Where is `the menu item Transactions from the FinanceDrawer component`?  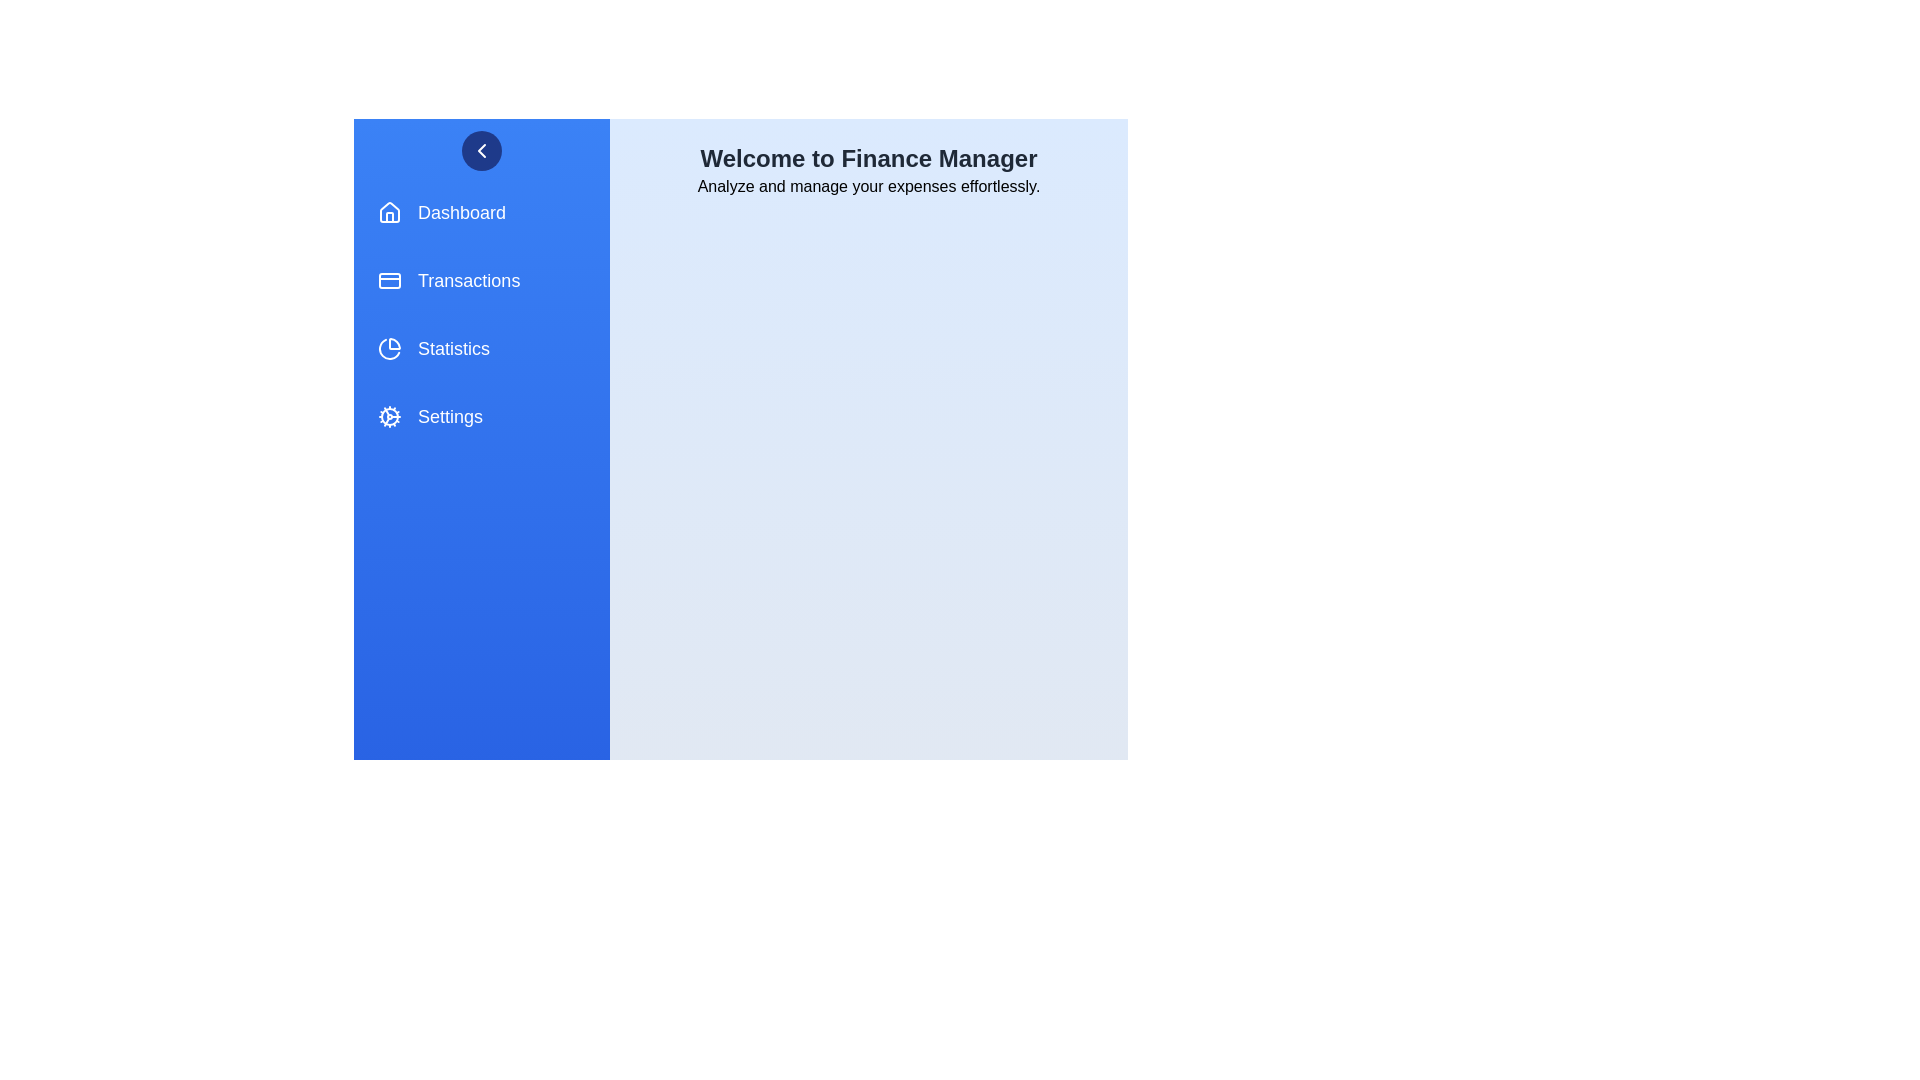
the menu item Transactions from the FinanceDrawer component is located at coordinates (481, 281).